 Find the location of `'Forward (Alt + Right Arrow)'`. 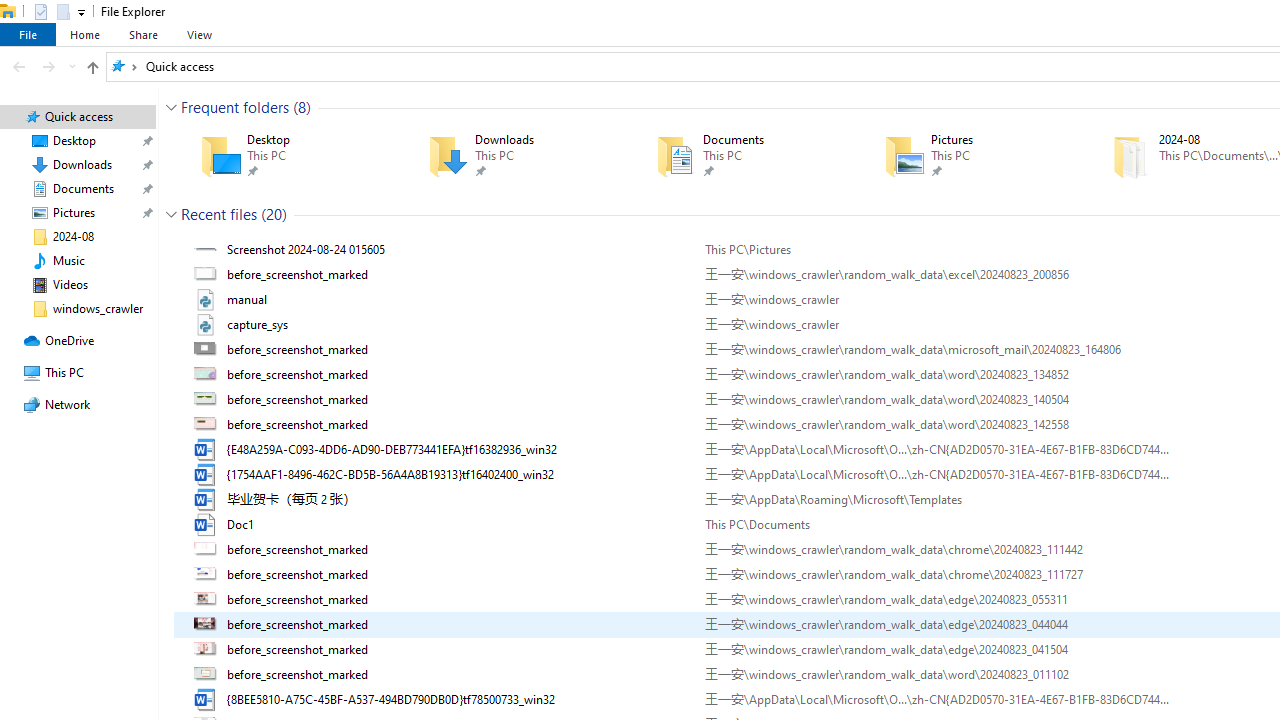

'Forward (Alt + Right Arrow)' is located at coordinates (49, 65).